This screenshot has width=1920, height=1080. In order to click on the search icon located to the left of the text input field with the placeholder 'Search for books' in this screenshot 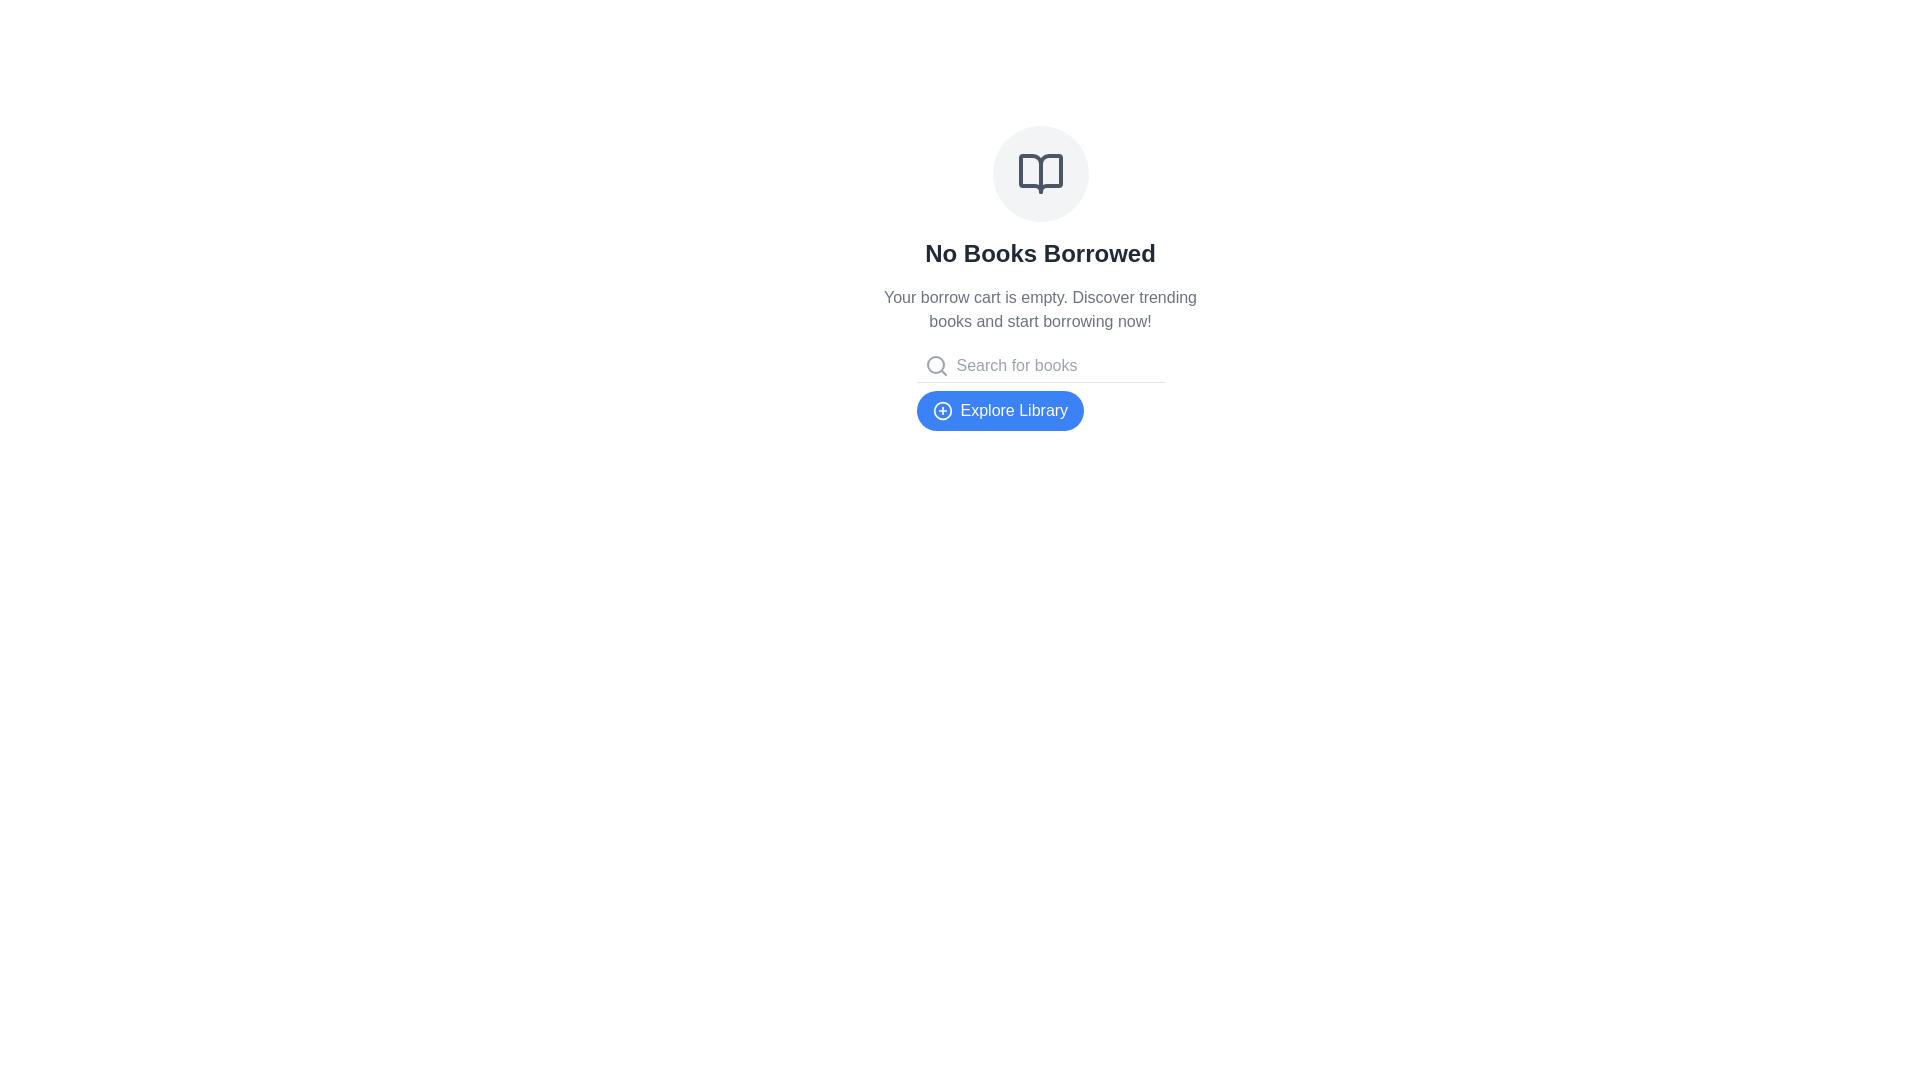, I will do `click(935, 366)`.